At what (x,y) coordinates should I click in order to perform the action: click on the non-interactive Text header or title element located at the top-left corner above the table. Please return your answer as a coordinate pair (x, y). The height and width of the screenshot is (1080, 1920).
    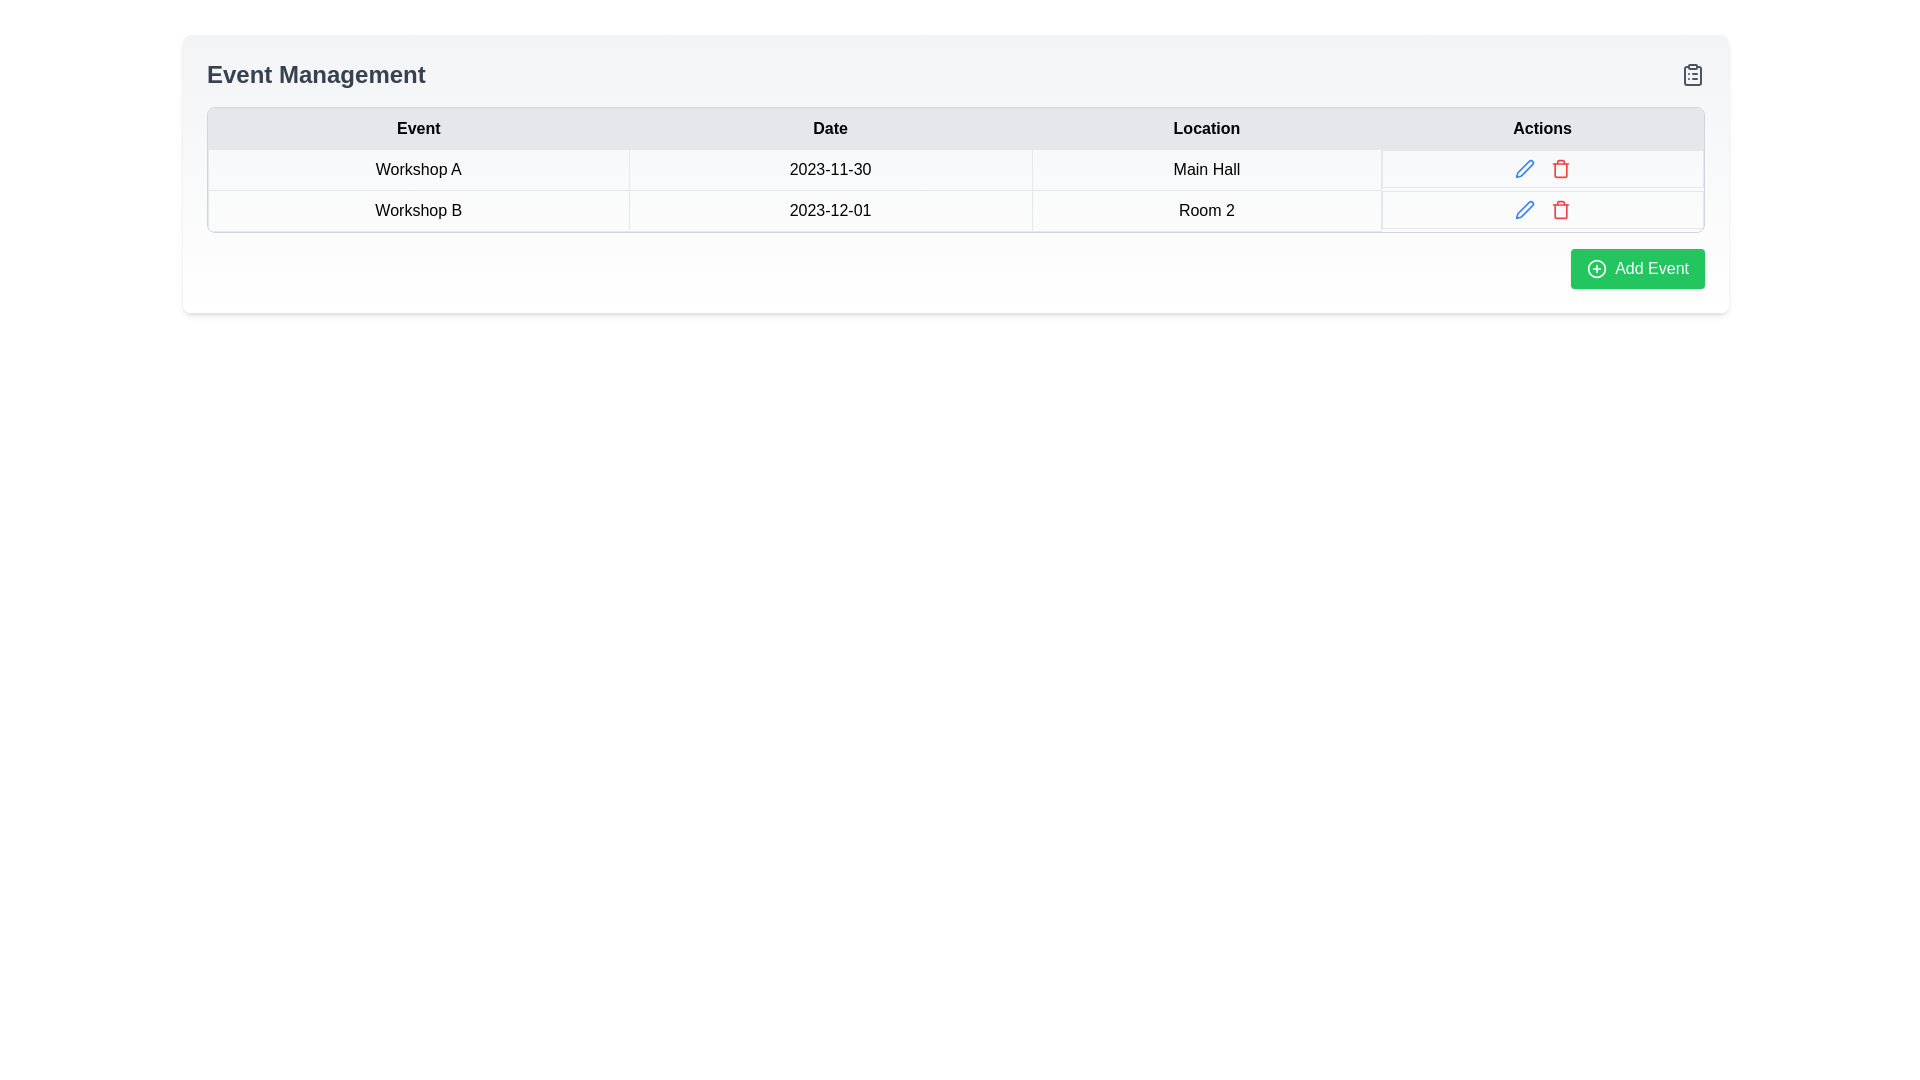
    Looking at the image, I should click on (315, 73).